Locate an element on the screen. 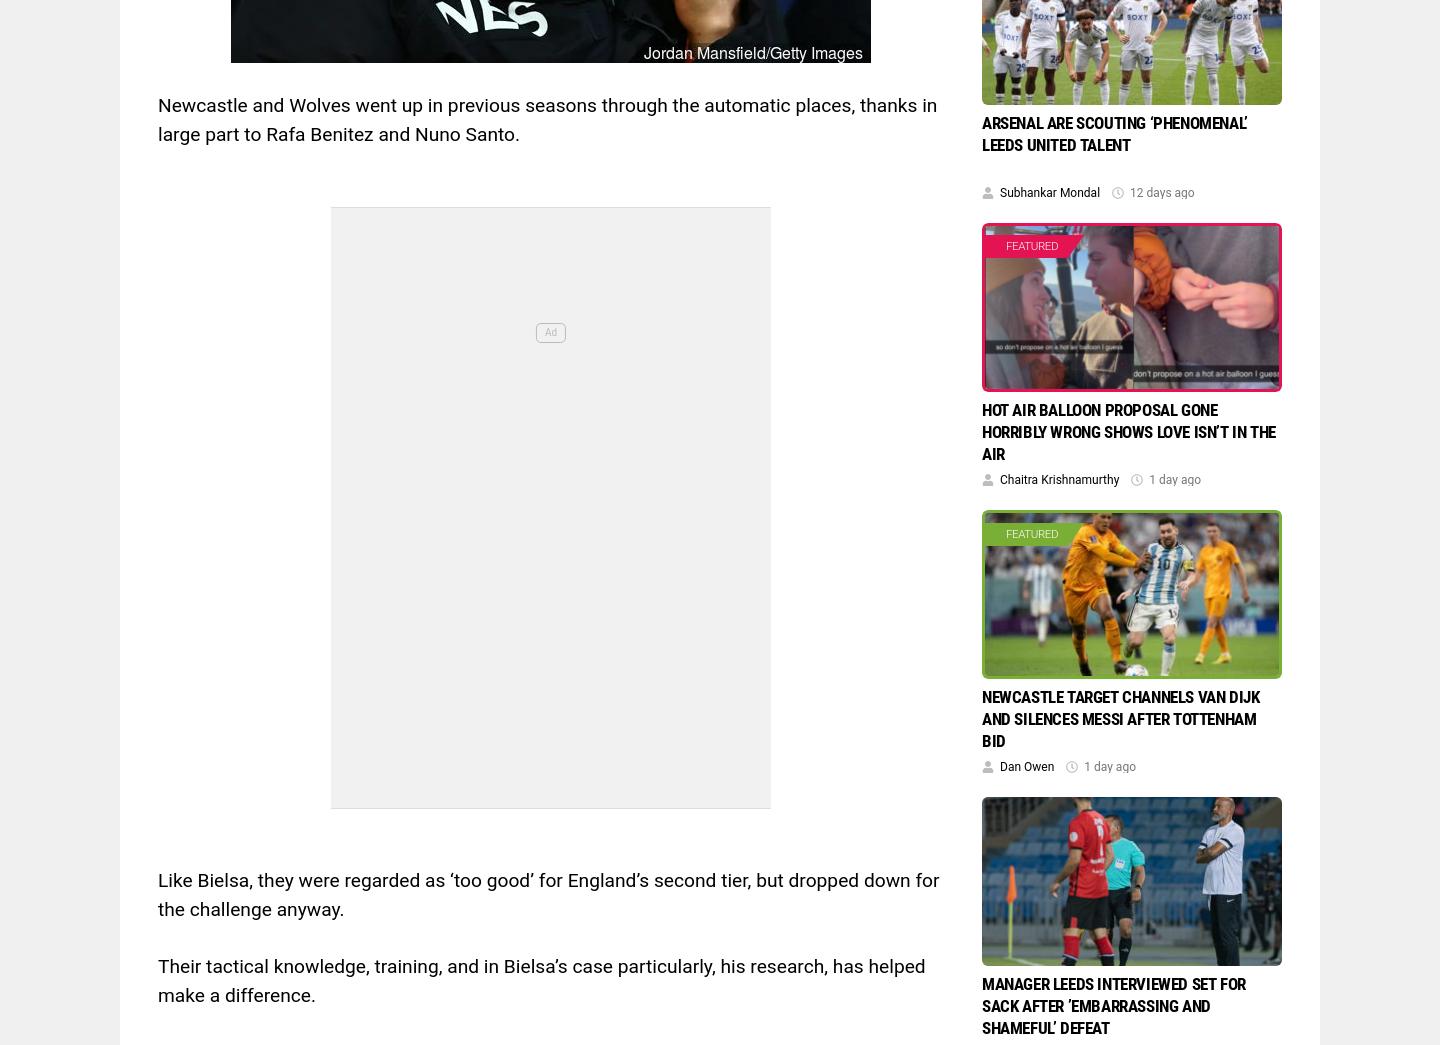  'Chaitra Krishnamurthy' is located at coordinates (1059, 478).